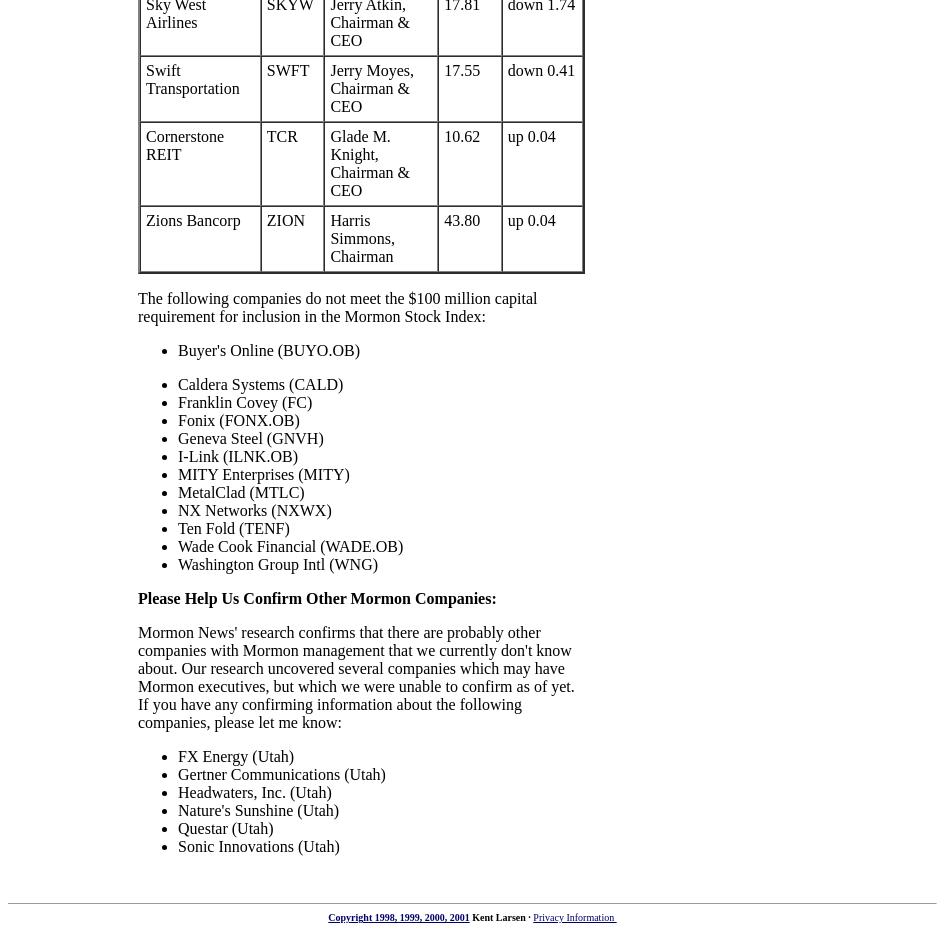 The width and height of the screenshot is (945, 931). What do you see at coordinates (265, 70) in the screenshot?
I see `'SWFT'` at bounding box center [265, 70].